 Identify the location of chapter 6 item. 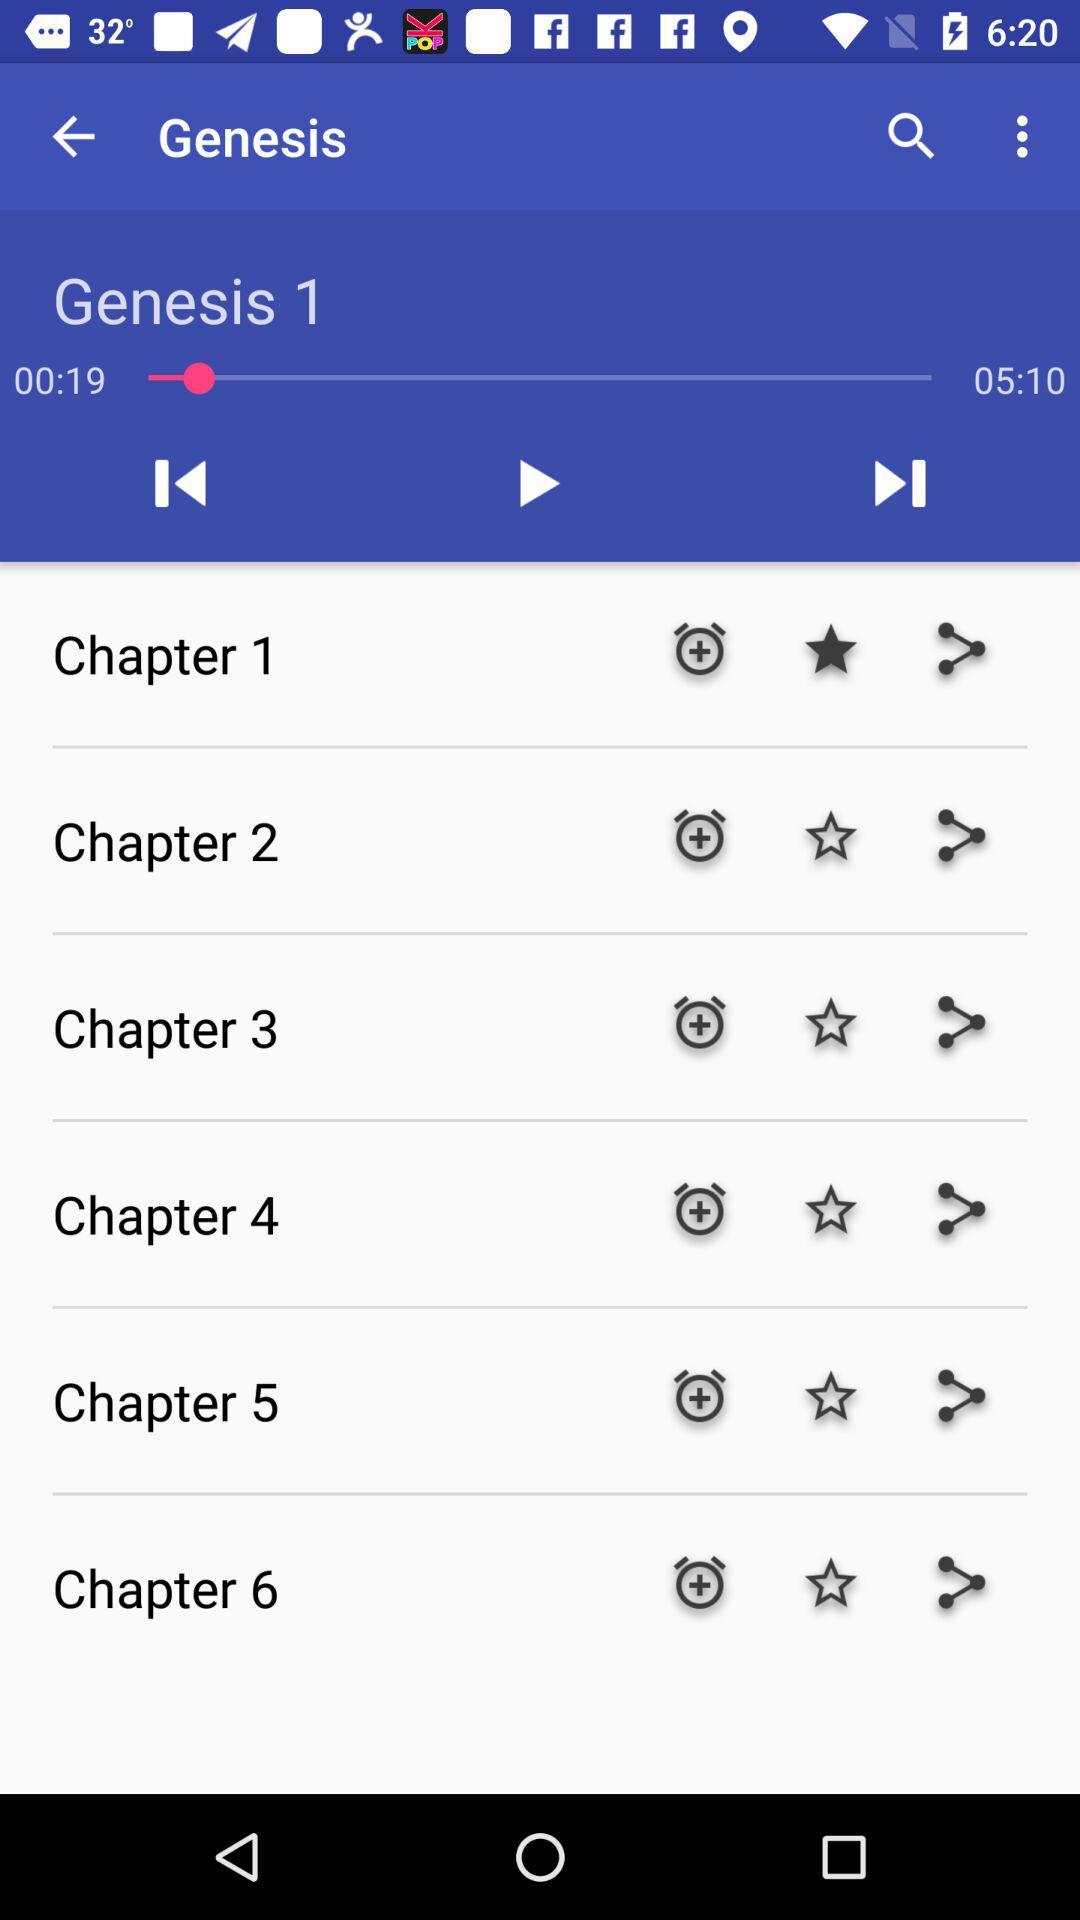
(342, 1586).